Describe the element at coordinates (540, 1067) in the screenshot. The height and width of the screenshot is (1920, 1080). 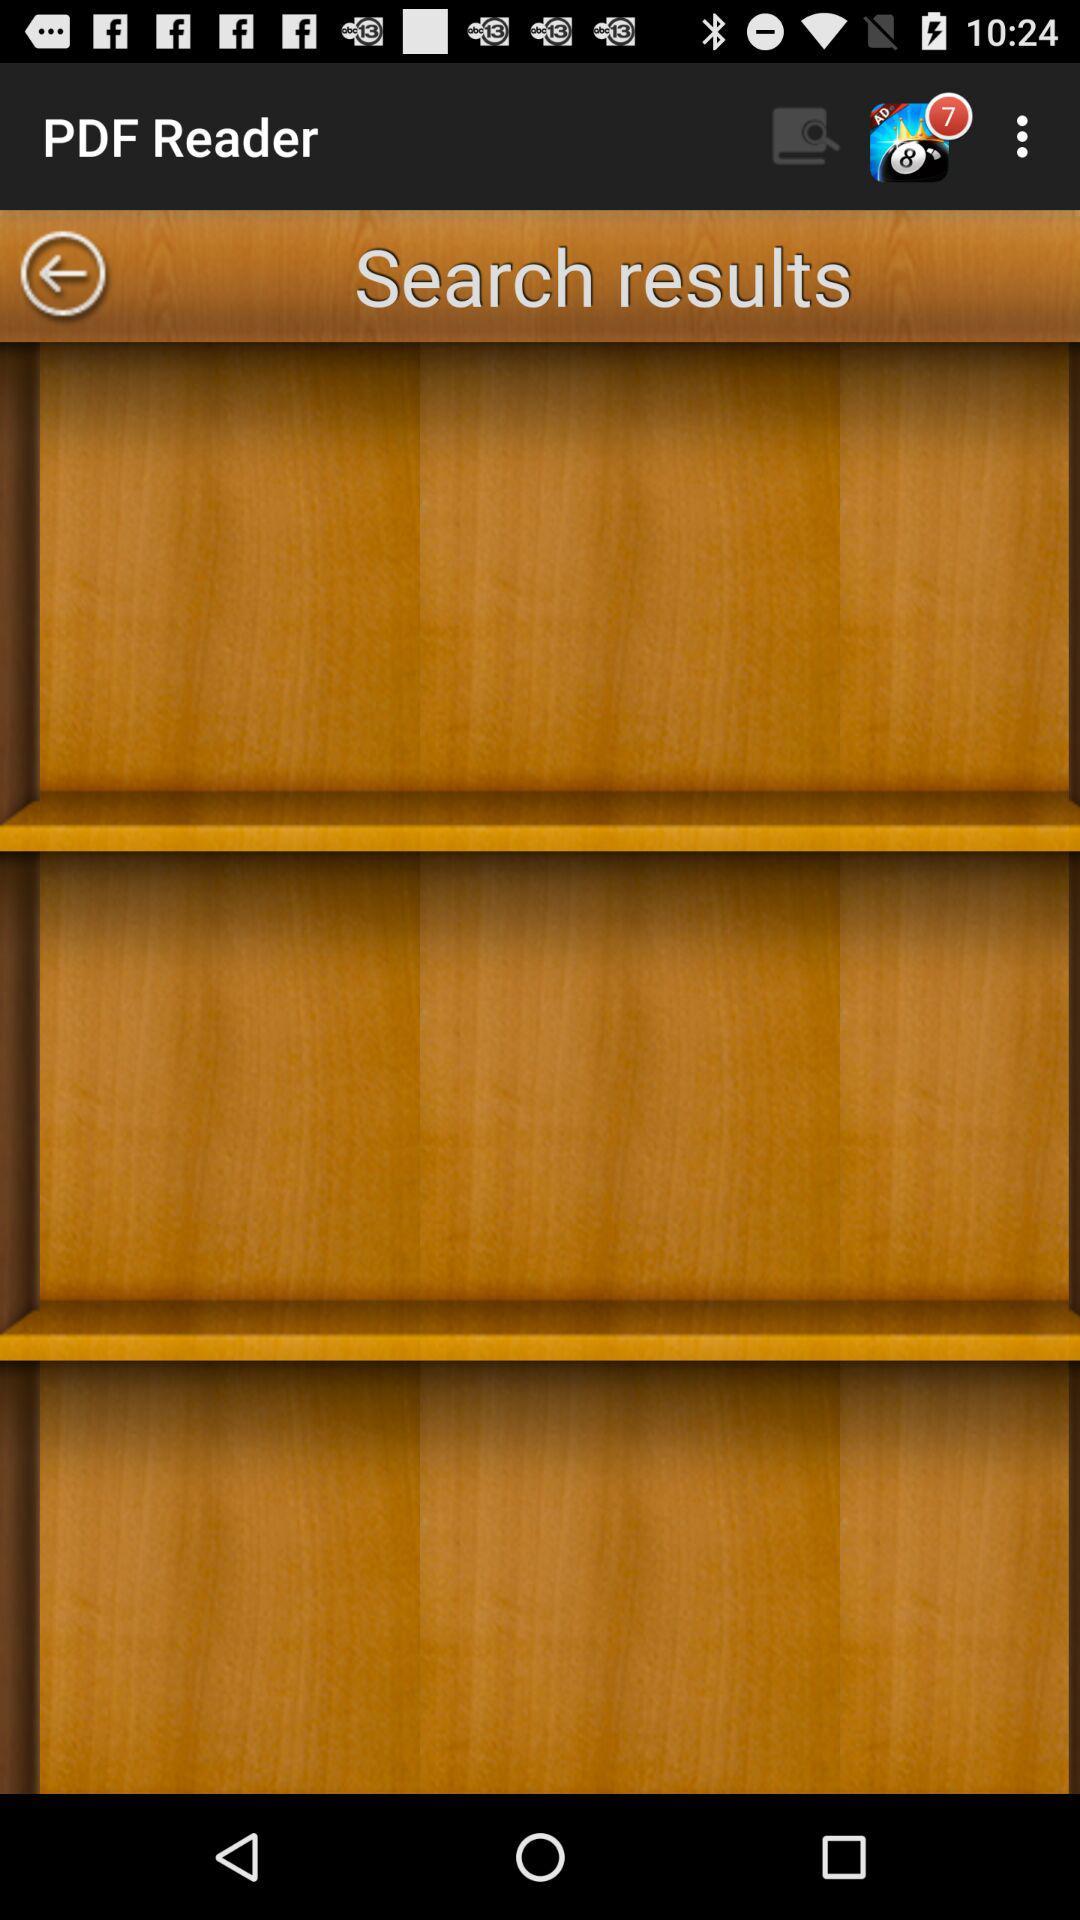
I see `empty bookshelf` at that location.